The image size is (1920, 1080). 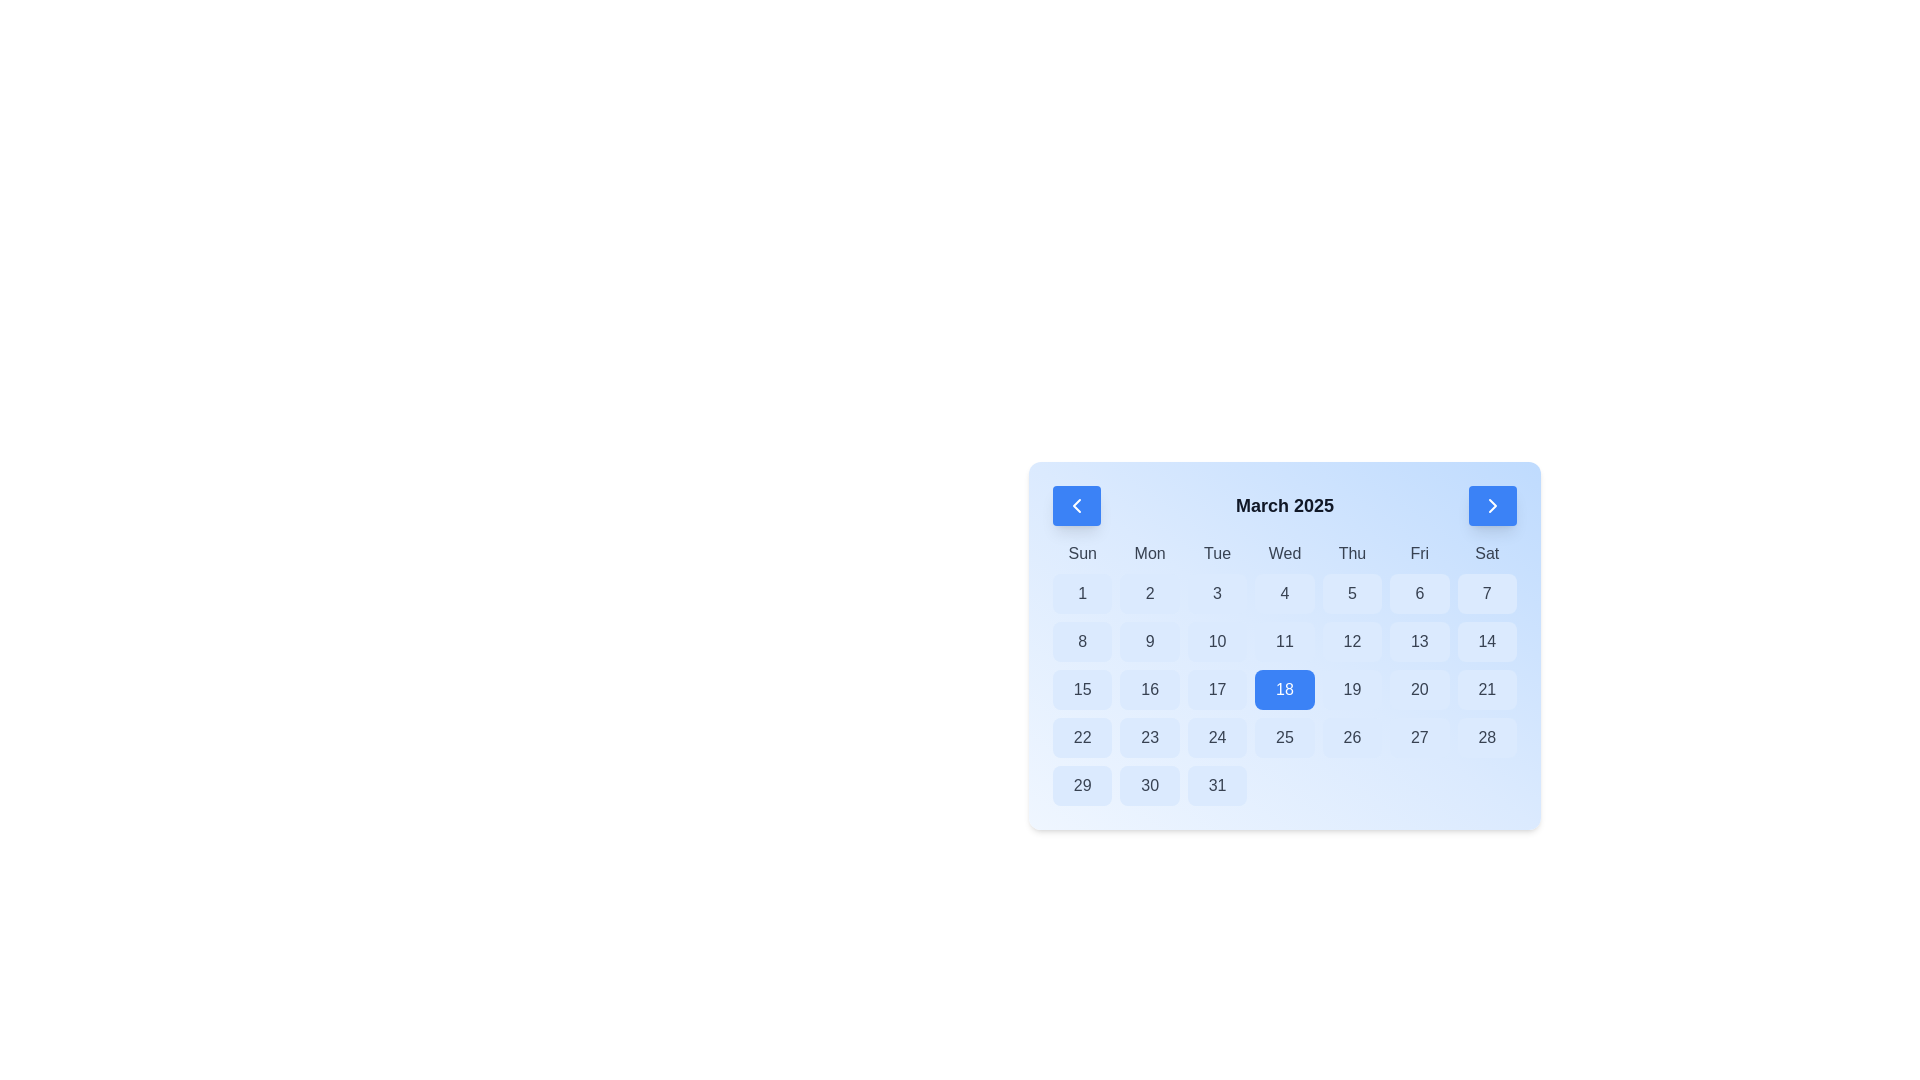 I want to click on the button for selecting the 20th day of the month in the calendar widget, located under the 'Fri' column, sixth box in its row, so click(x=1418, y=689).